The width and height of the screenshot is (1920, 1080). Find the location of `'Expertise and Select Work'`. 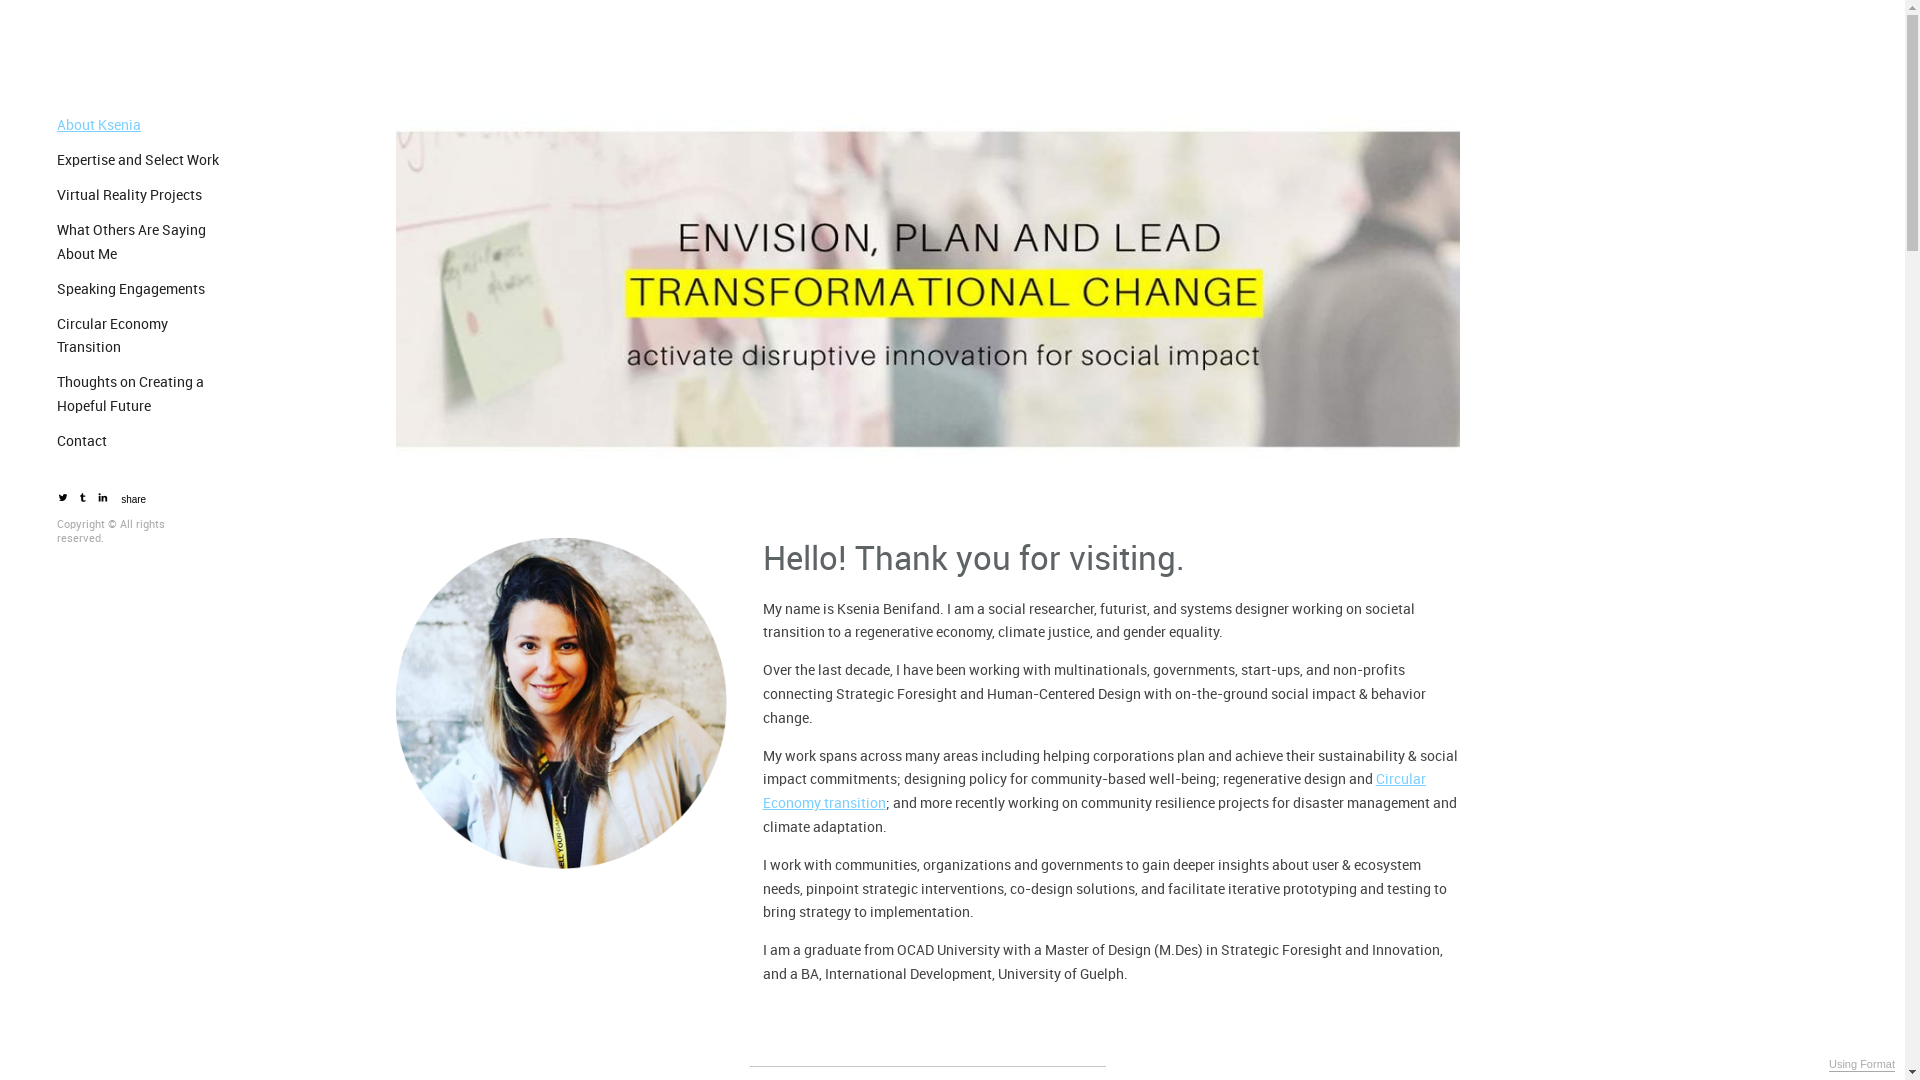

'Expertise and Select Work' is located at coordinates (57, 159).